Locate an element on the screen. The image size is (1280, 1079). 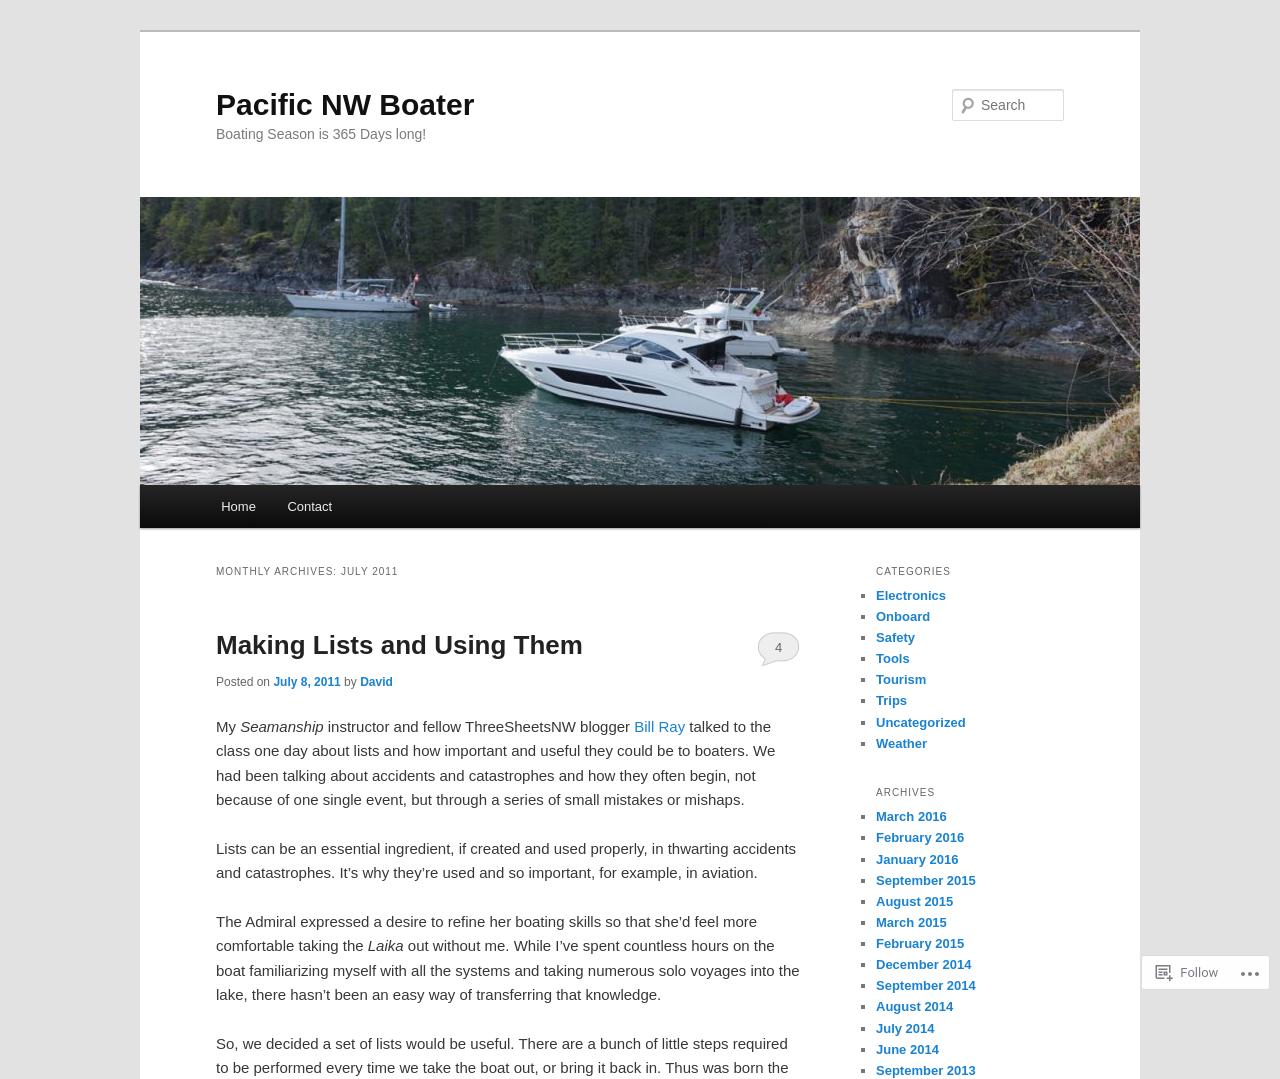
'June 2014' is located at coordinates (906, 1047).